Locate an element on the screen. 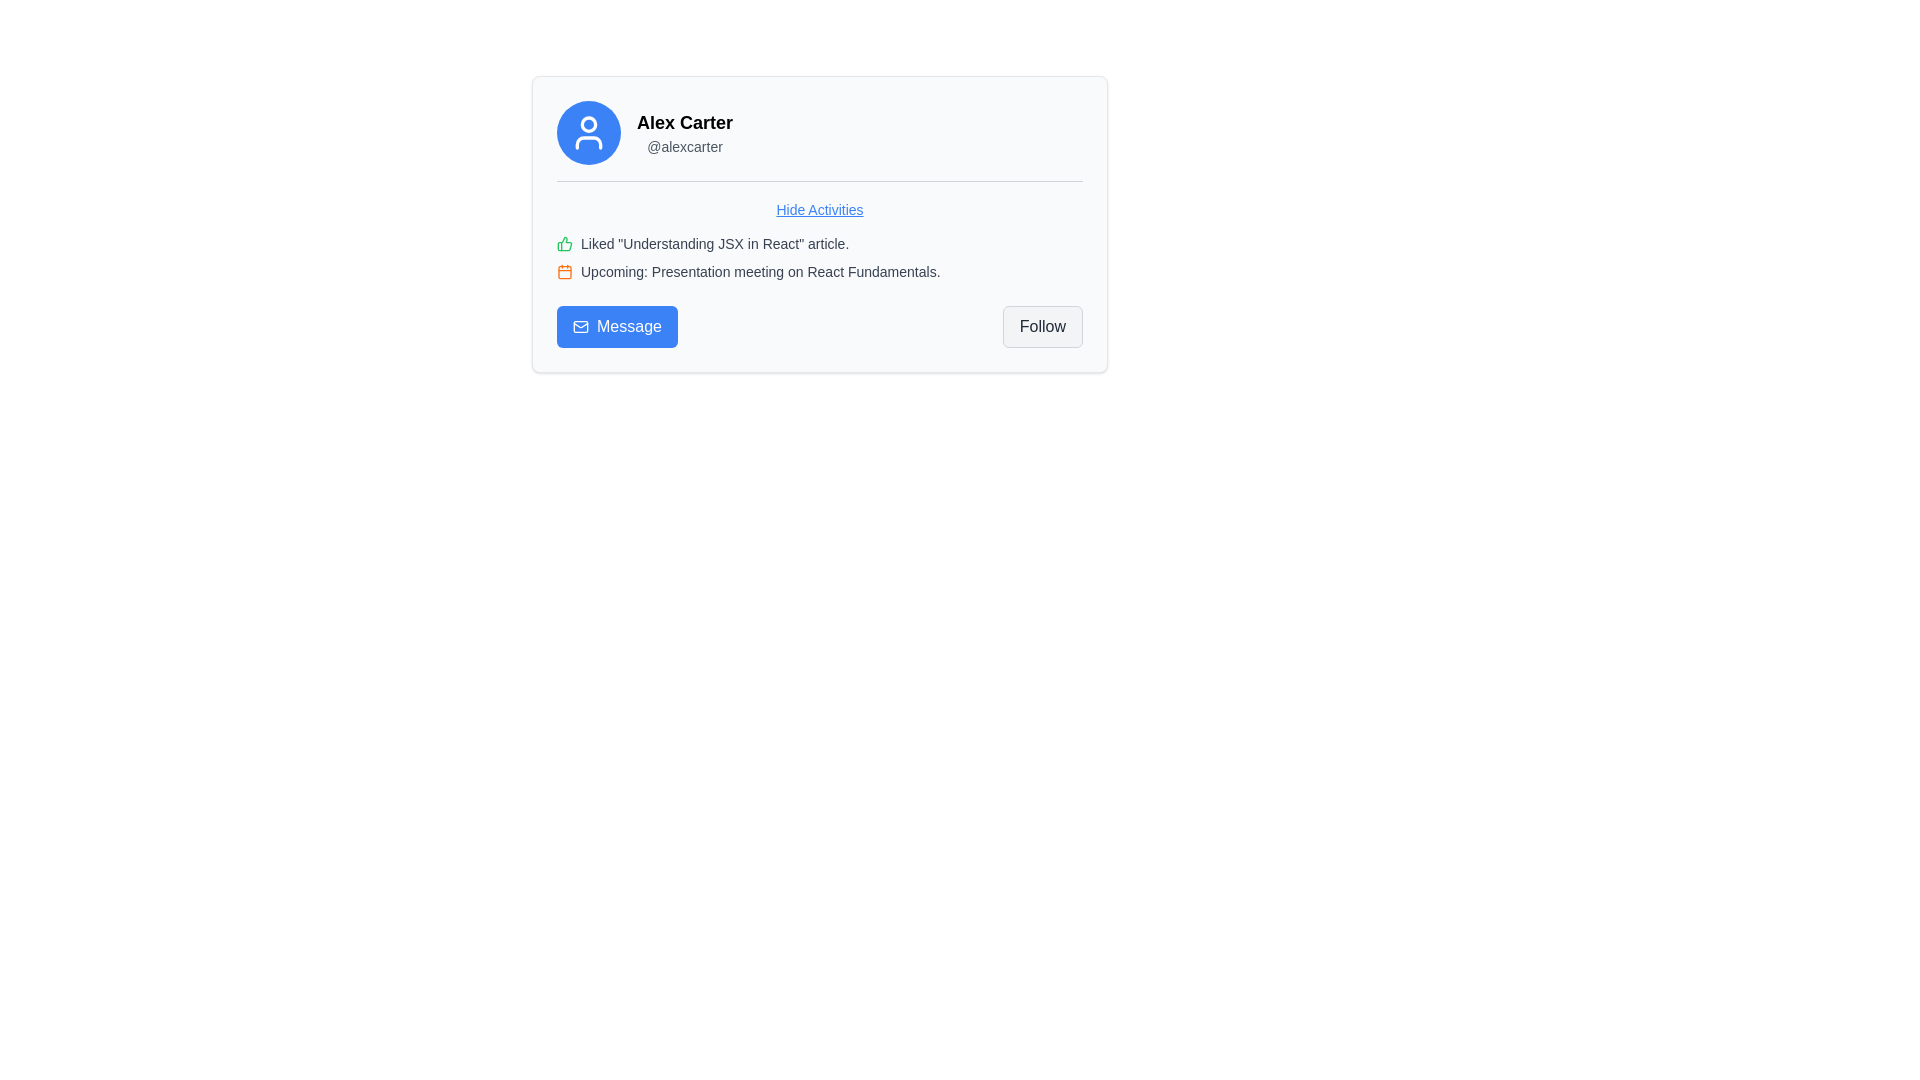  the rectangular button with a blue background and white 'Message' text to observe its hover effect is located at coordinates (616, 326).